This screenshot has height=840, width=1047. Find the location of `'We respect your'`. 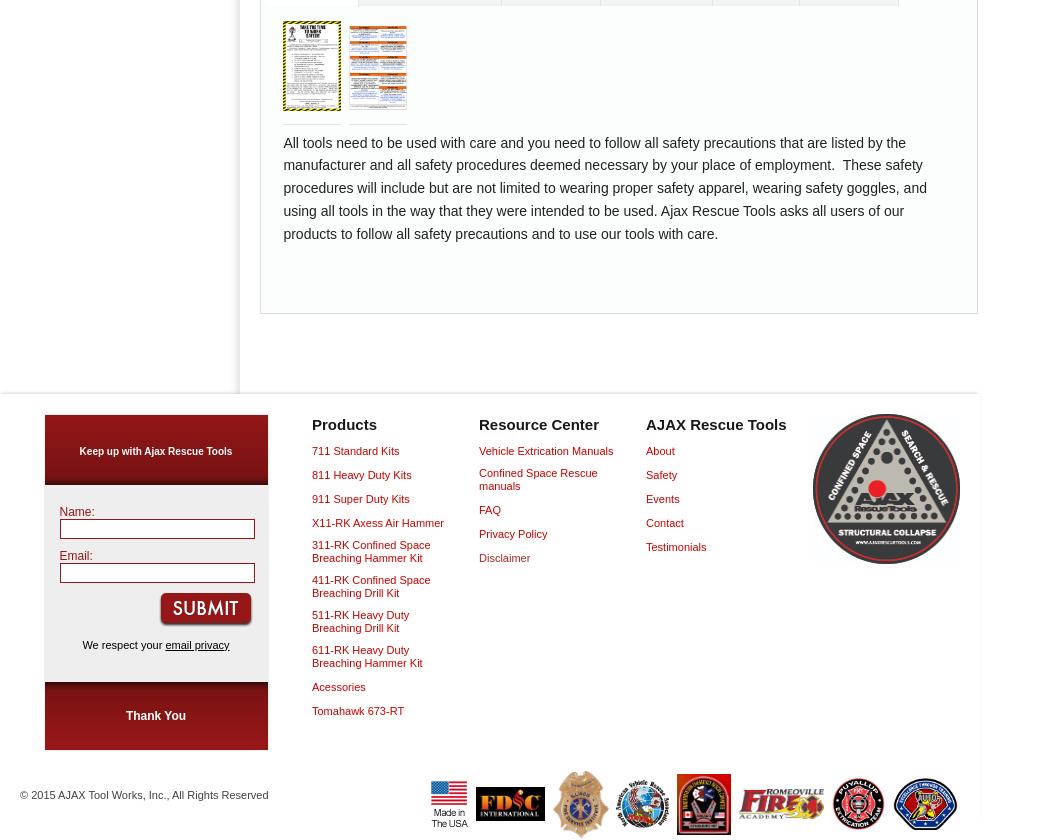

'We respect your' is located at coordinates (122, 644).